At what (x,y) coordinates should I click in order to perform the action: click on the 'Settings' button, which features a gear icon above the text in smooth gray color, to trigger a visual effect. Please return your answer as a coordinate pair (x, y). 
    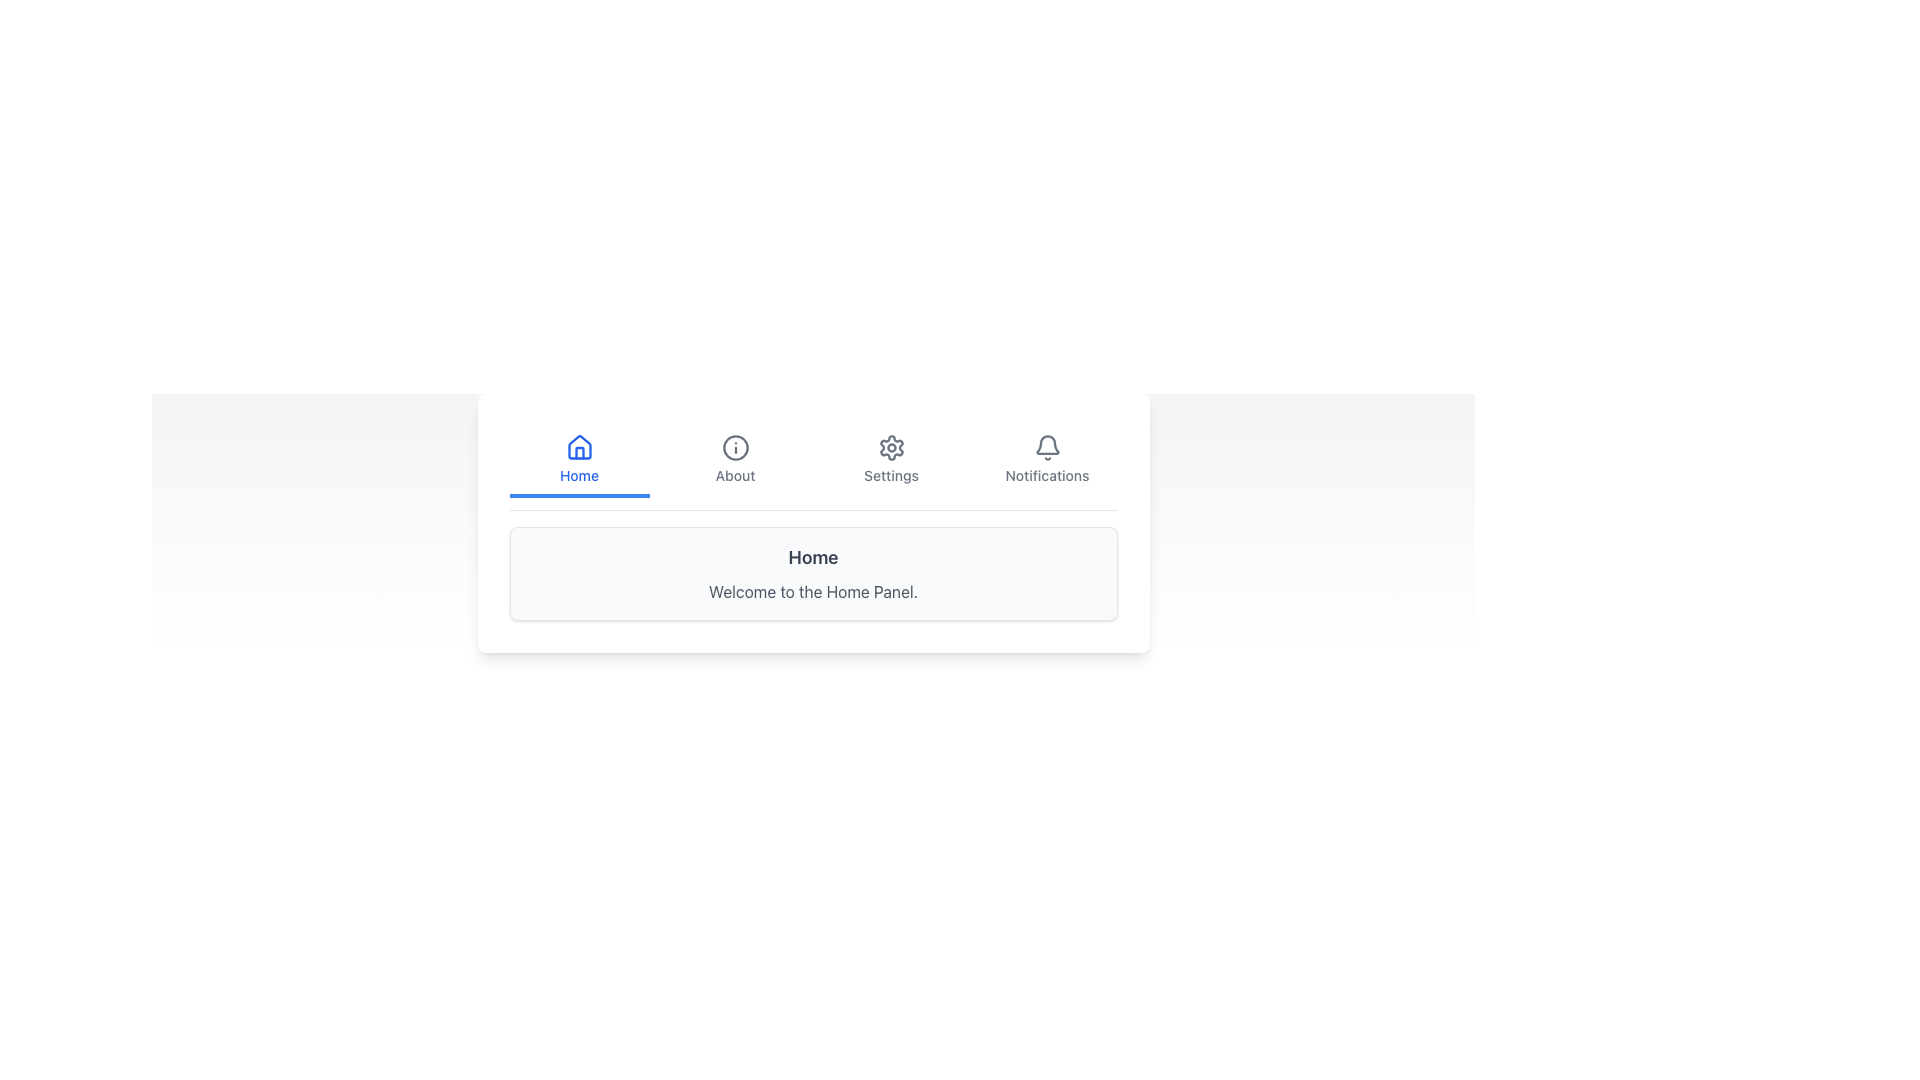
    Looking at the image, I should click on (890, 462).